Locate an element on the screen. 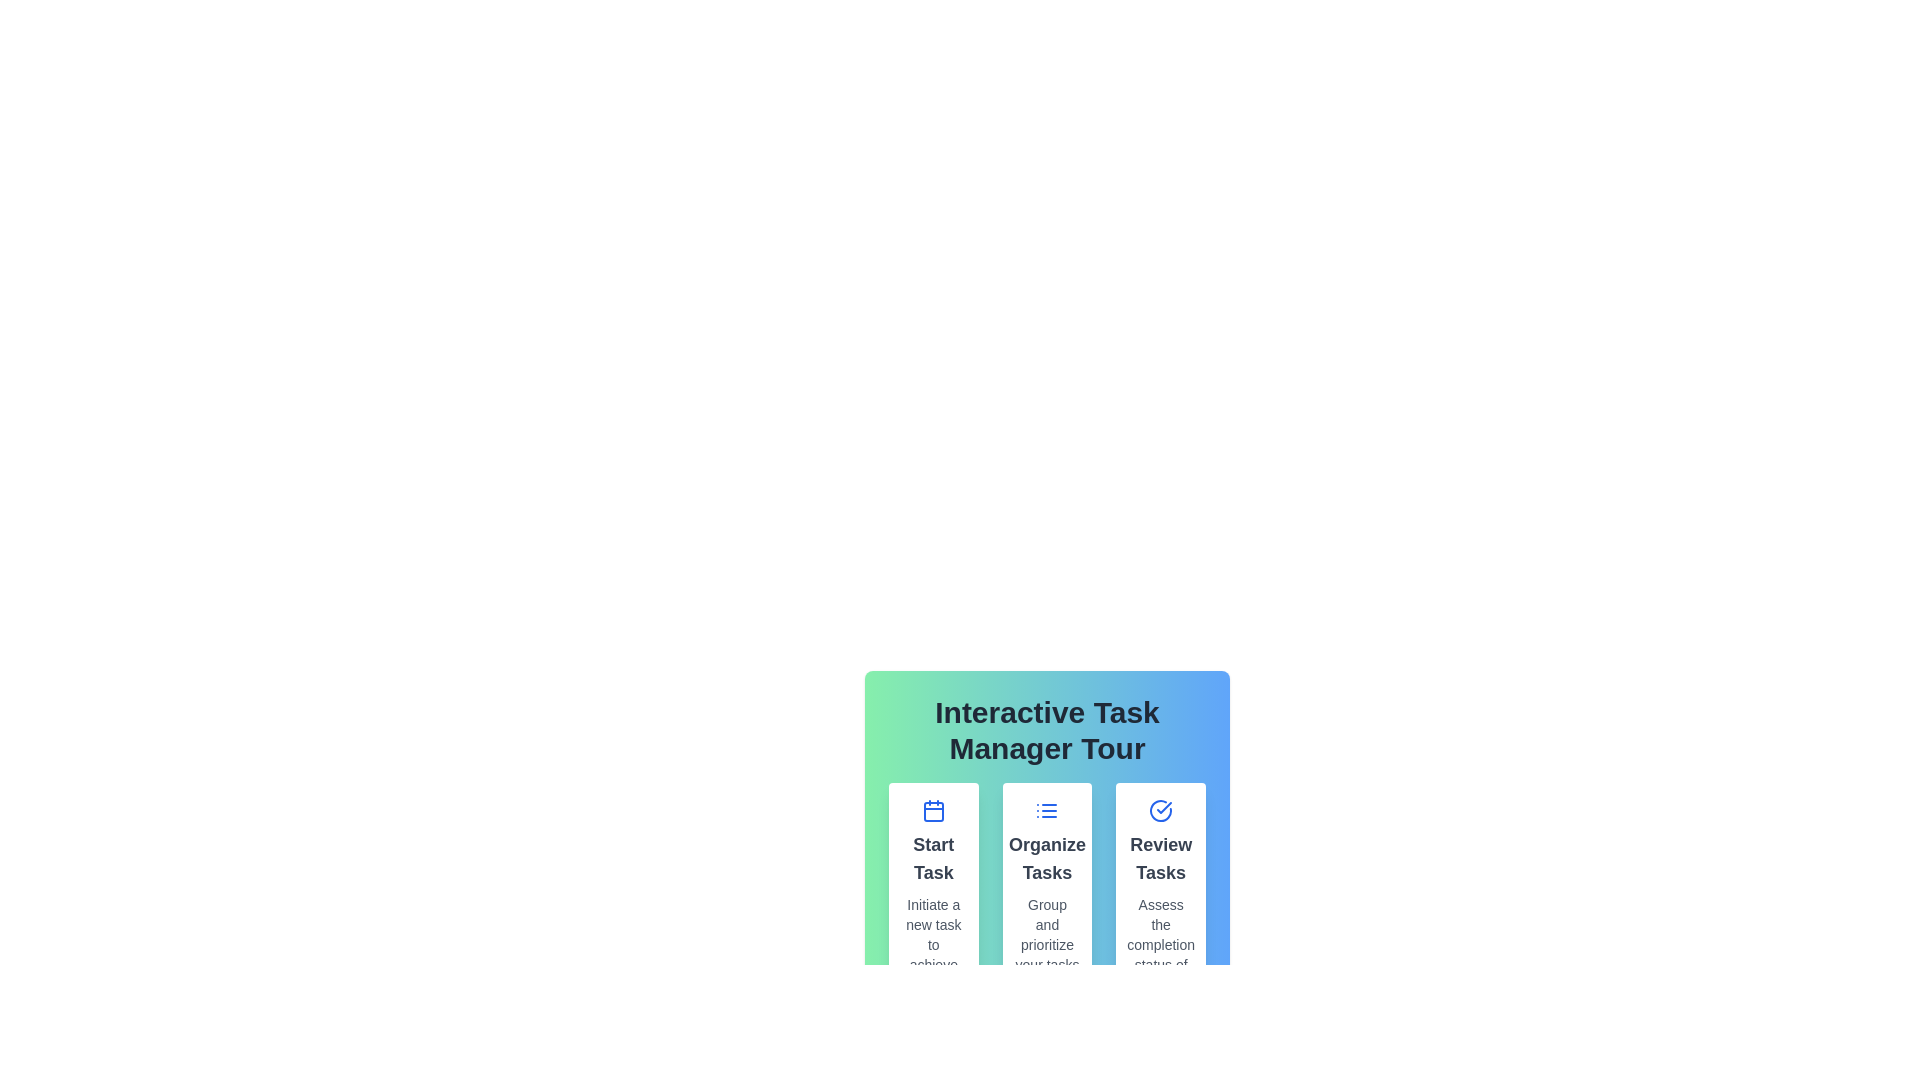 This screenshot has height=1080, width=1920. the feature associated with the text block that states 'Group is located at coordinates (1046, 945).